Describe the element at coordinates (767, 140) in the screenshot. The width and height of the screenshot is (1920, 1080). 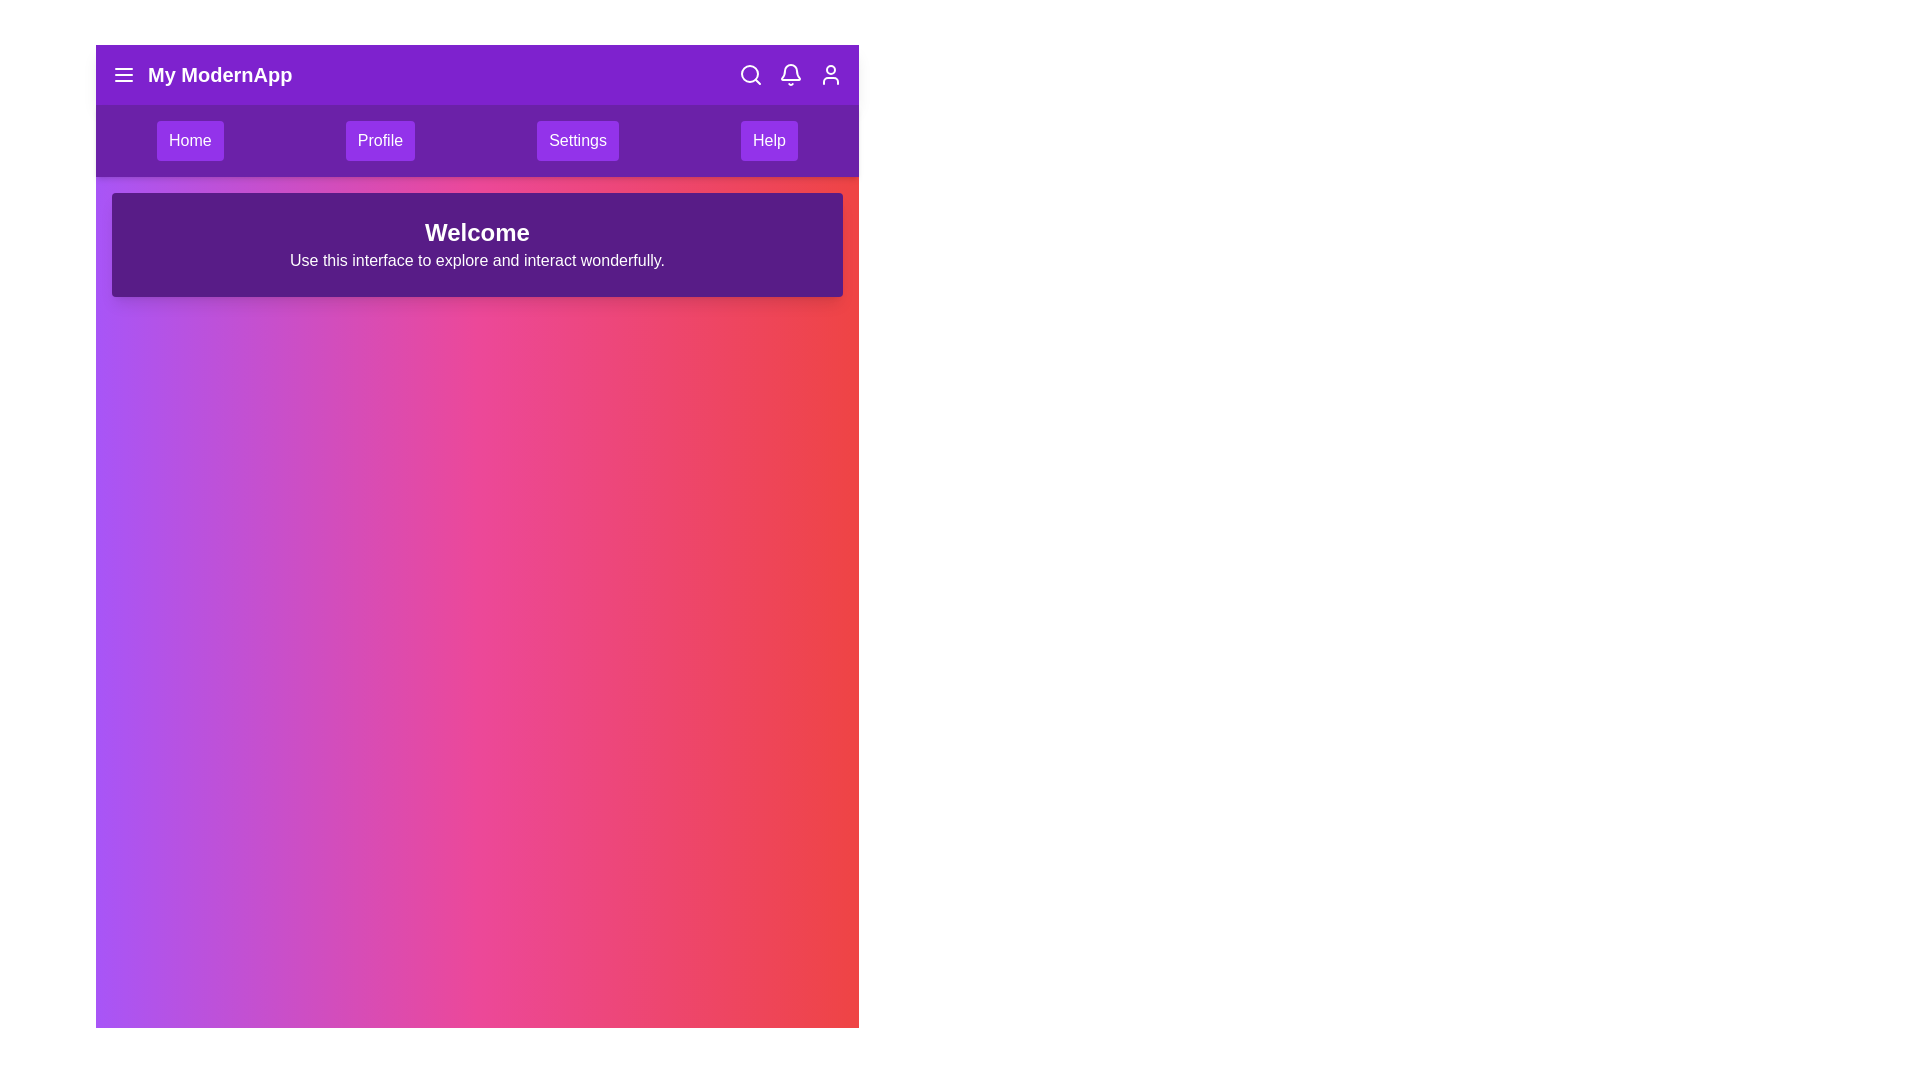
I see `the menu item Help to see its hover effect` at that location.